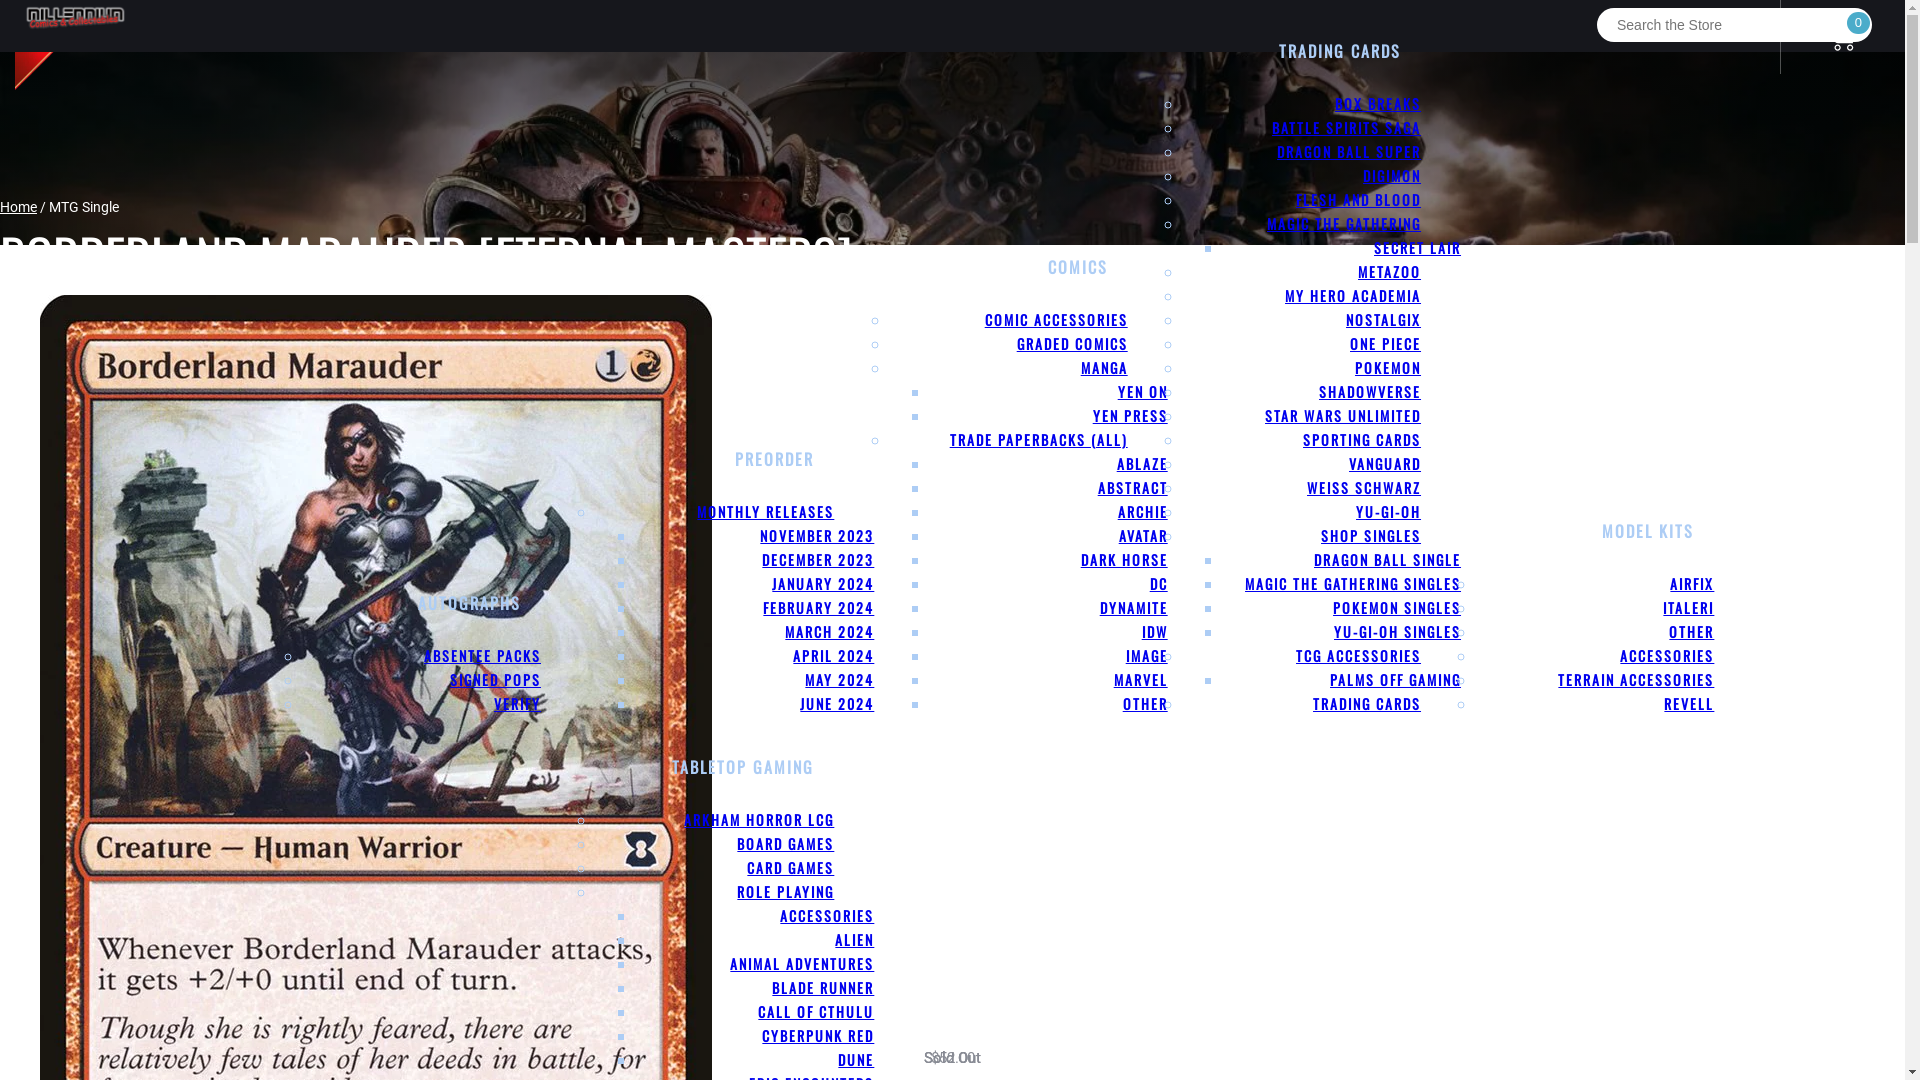  I want to click on 'OTHER', so click(1145, 702).